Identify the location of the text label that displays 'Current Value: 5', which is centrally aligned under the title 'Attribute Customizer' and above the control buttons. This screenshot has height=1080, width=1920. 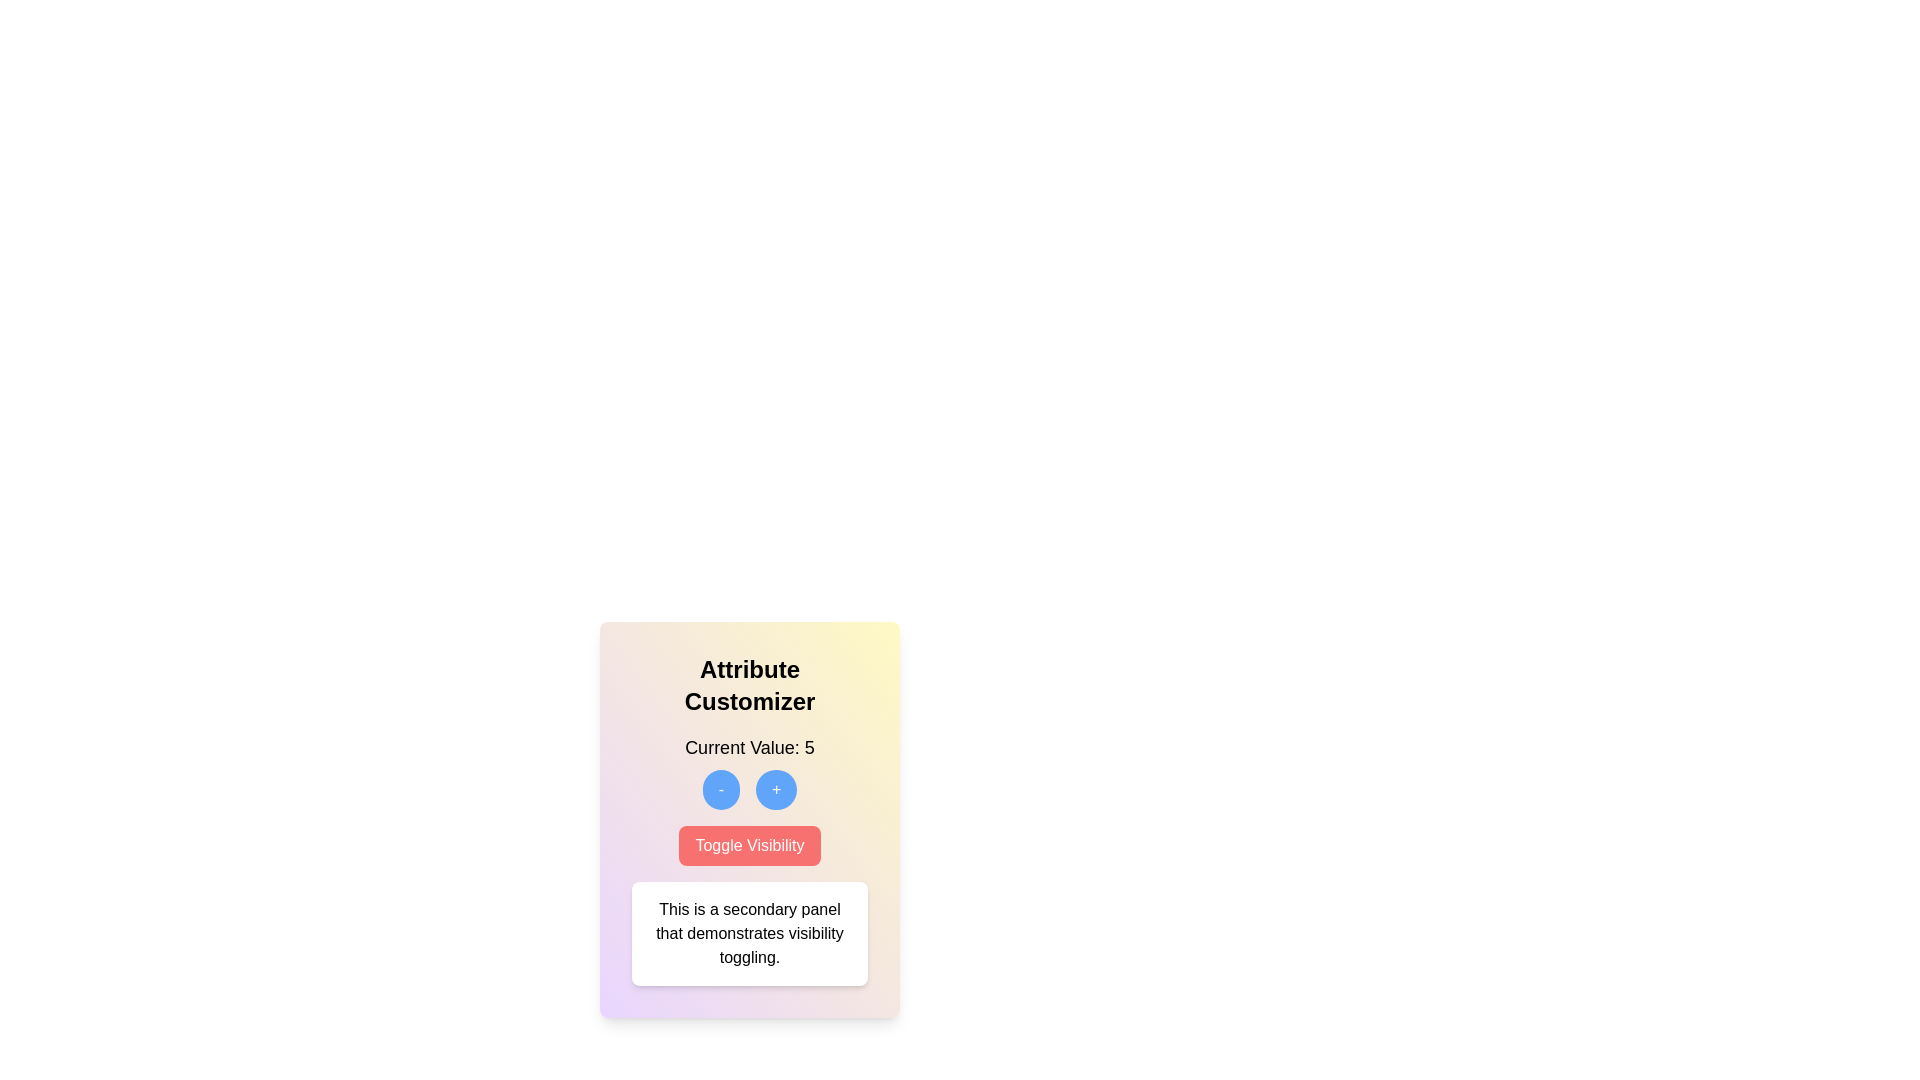
(748, 748).